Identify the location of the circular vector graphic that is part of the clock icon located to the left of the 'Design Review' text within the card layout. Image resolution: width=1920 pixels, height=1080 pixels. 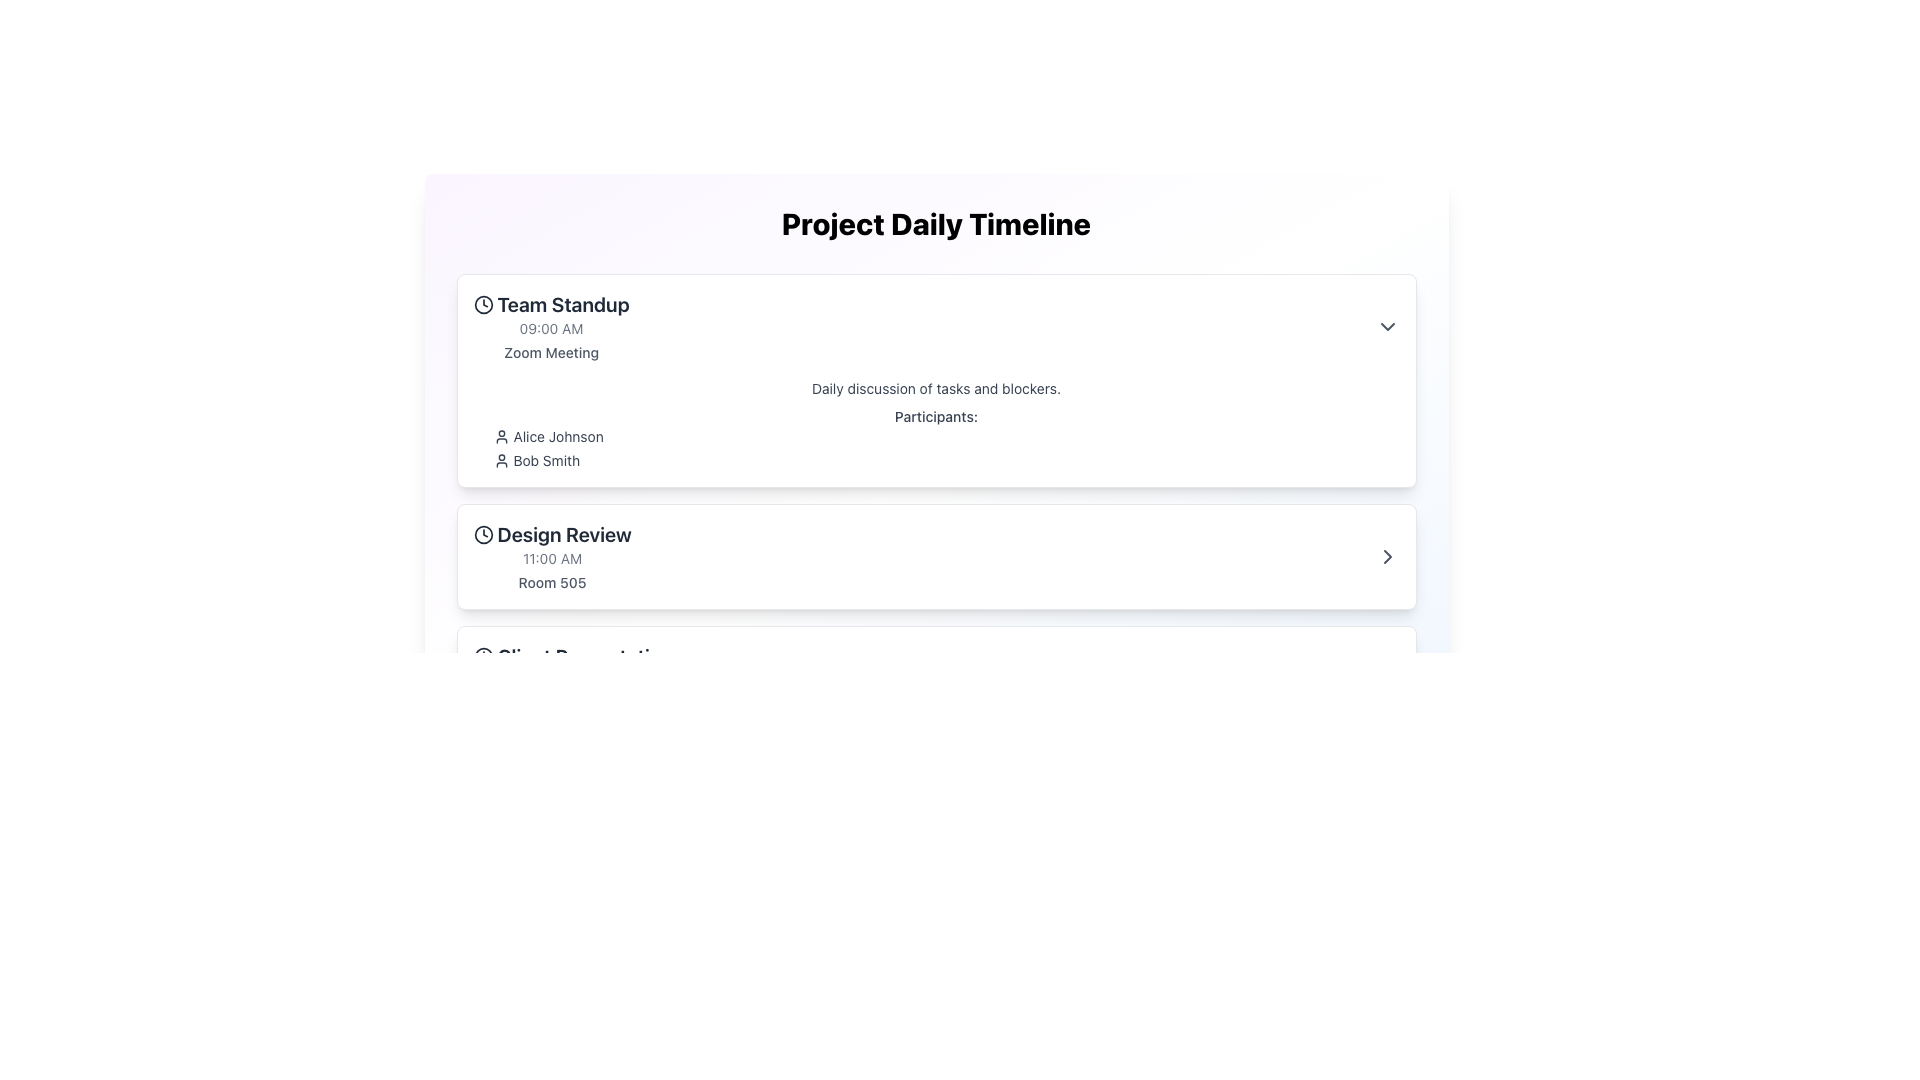
(483, 534).